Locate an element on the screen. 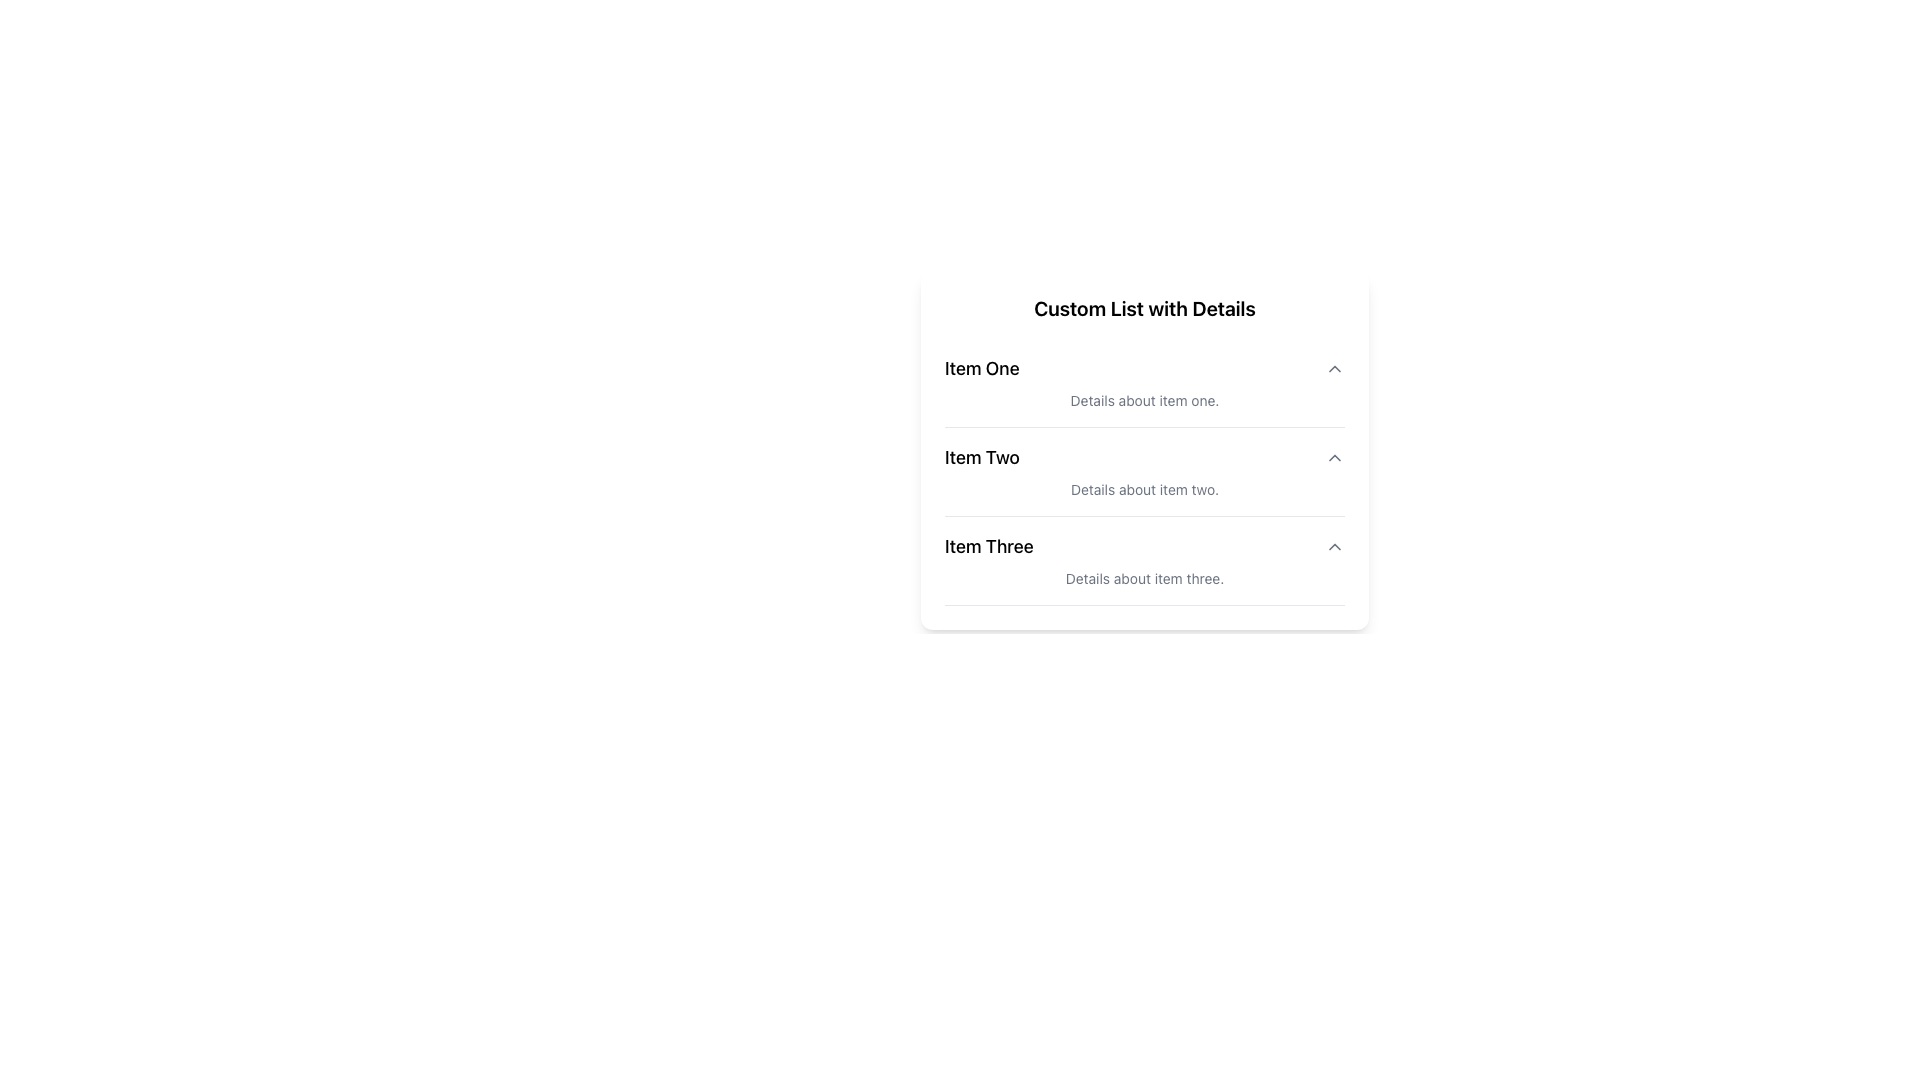 This screenshot has width=1920, height=1080. the icon-based button located at the far right of the 'Item Two' row in the 'Custom List with Details' is located at coordinates (1334, 458).